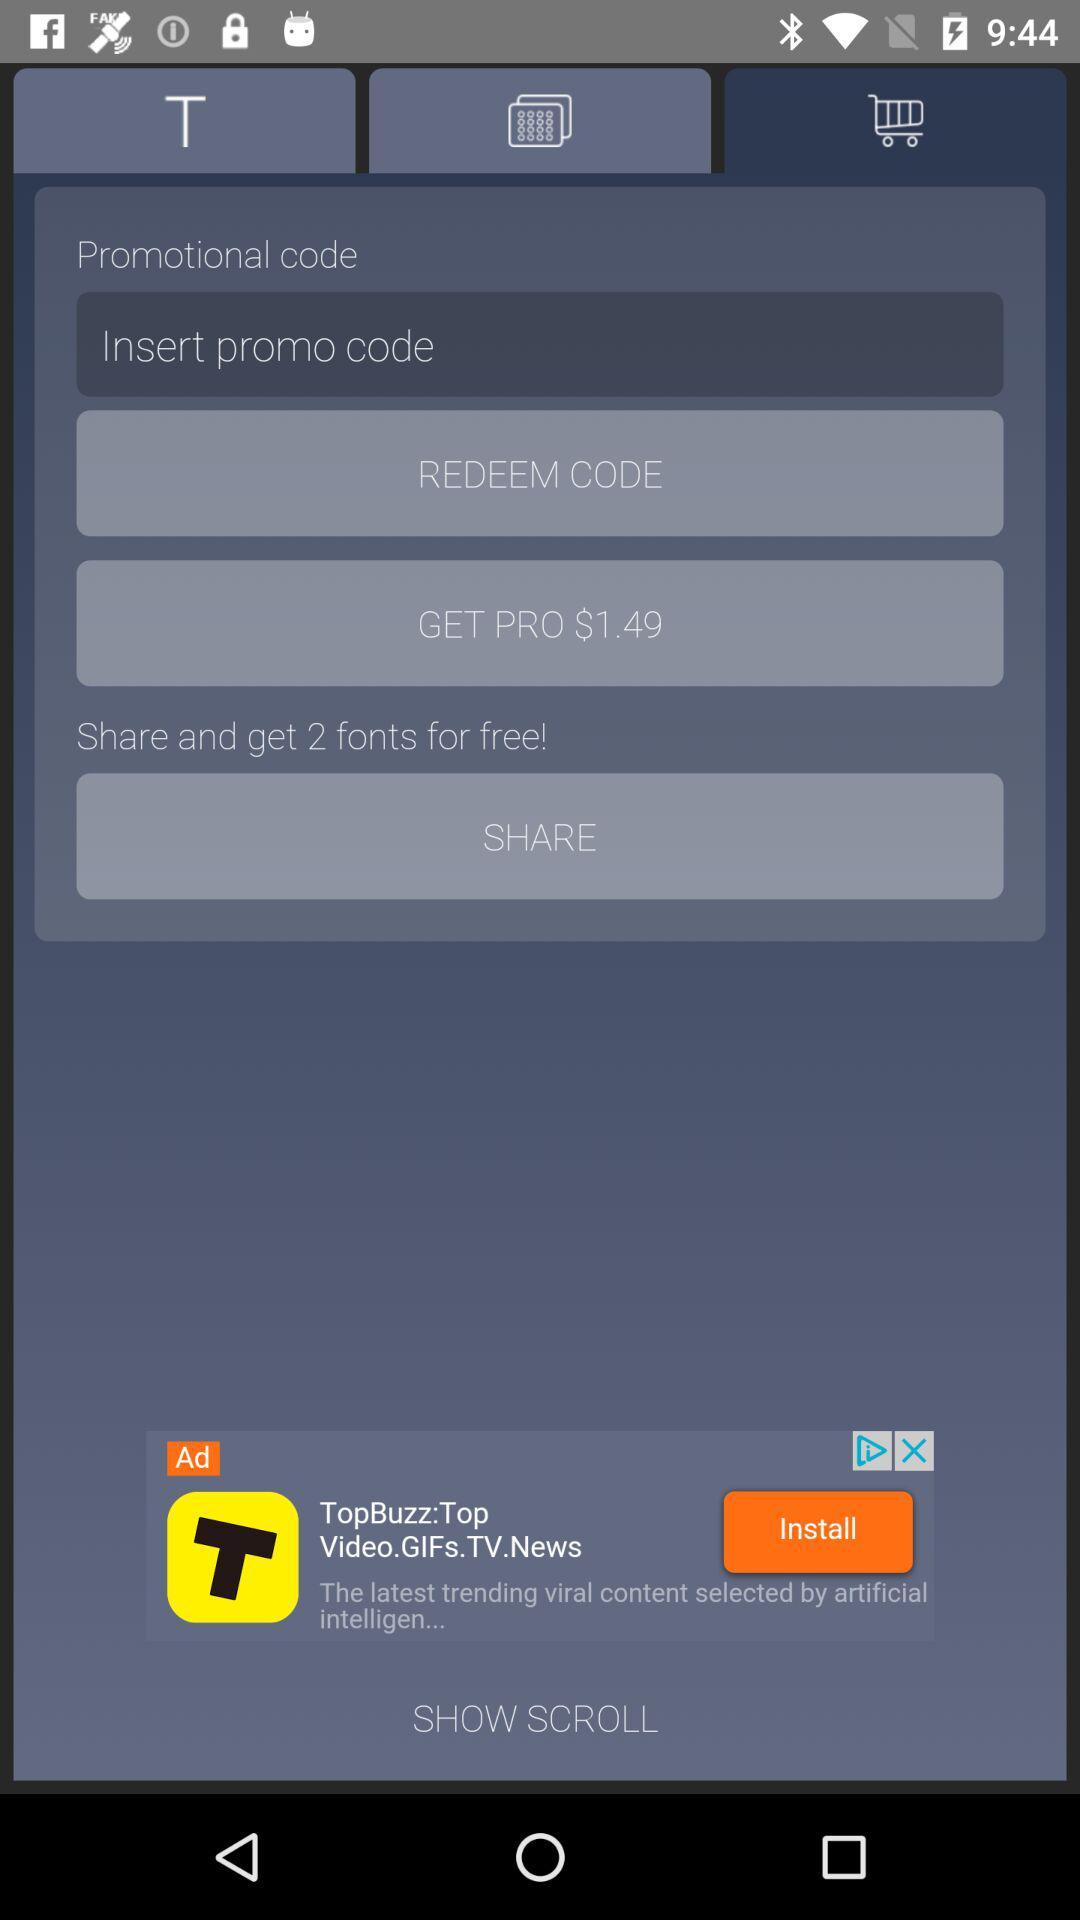 This screenshot has height=1920, width=1080. What do you see at coordinates (894, 119) in the screenshot?
I see `the list icon` at bounding box center [894, 119].